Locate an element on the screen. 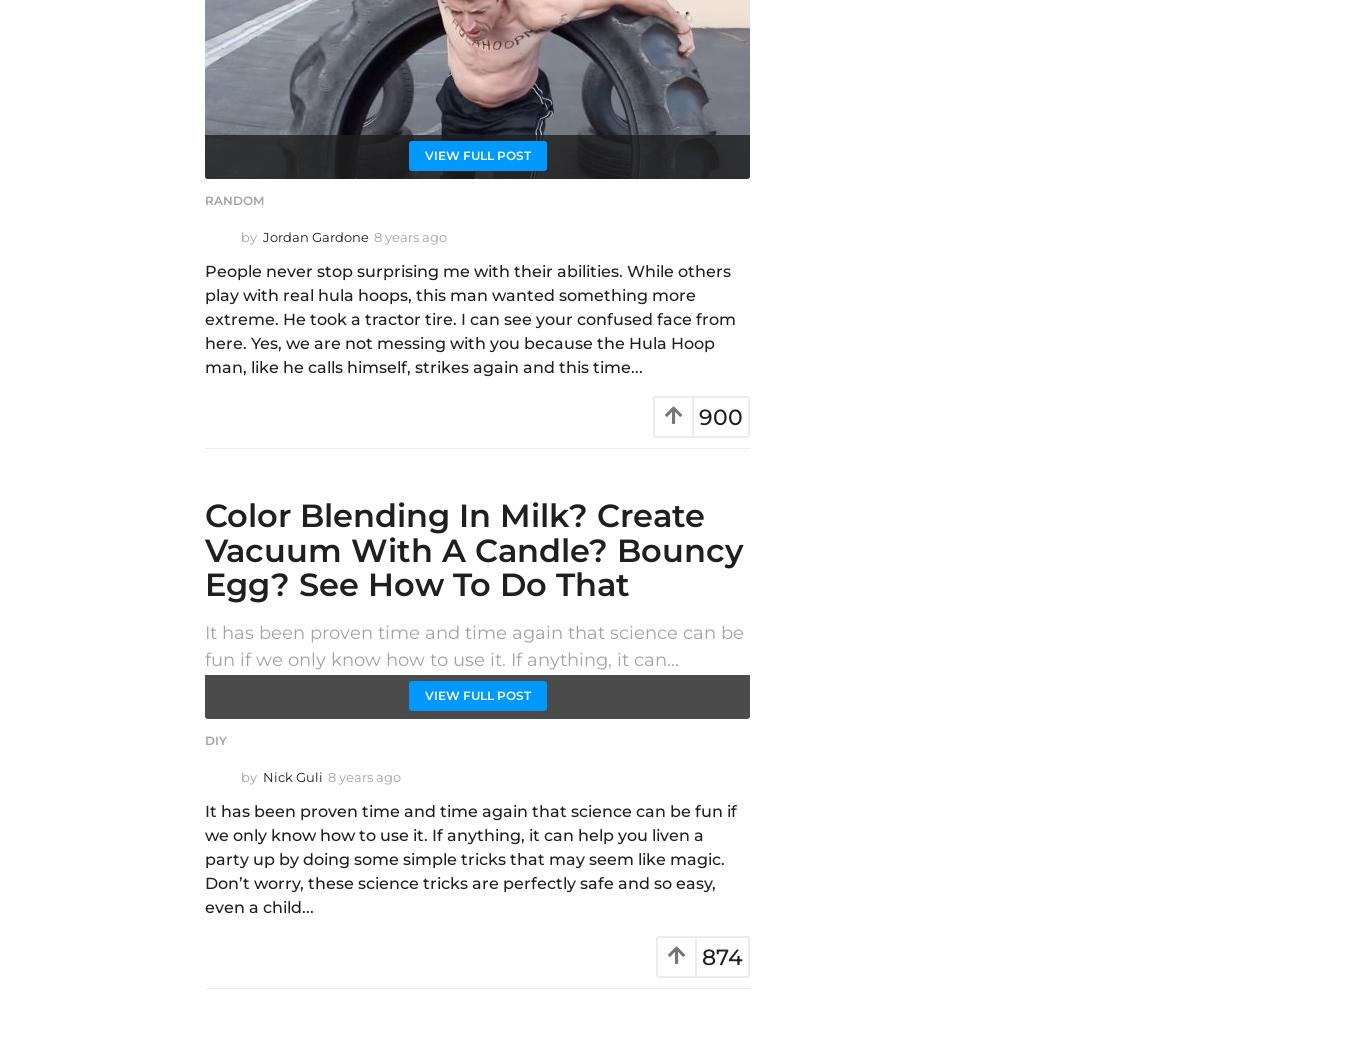  'Color Blending In Milk? Create Vacuum With A Candle? Bouncy Egg? See How To Do That' is located at coordinates (473, 548).